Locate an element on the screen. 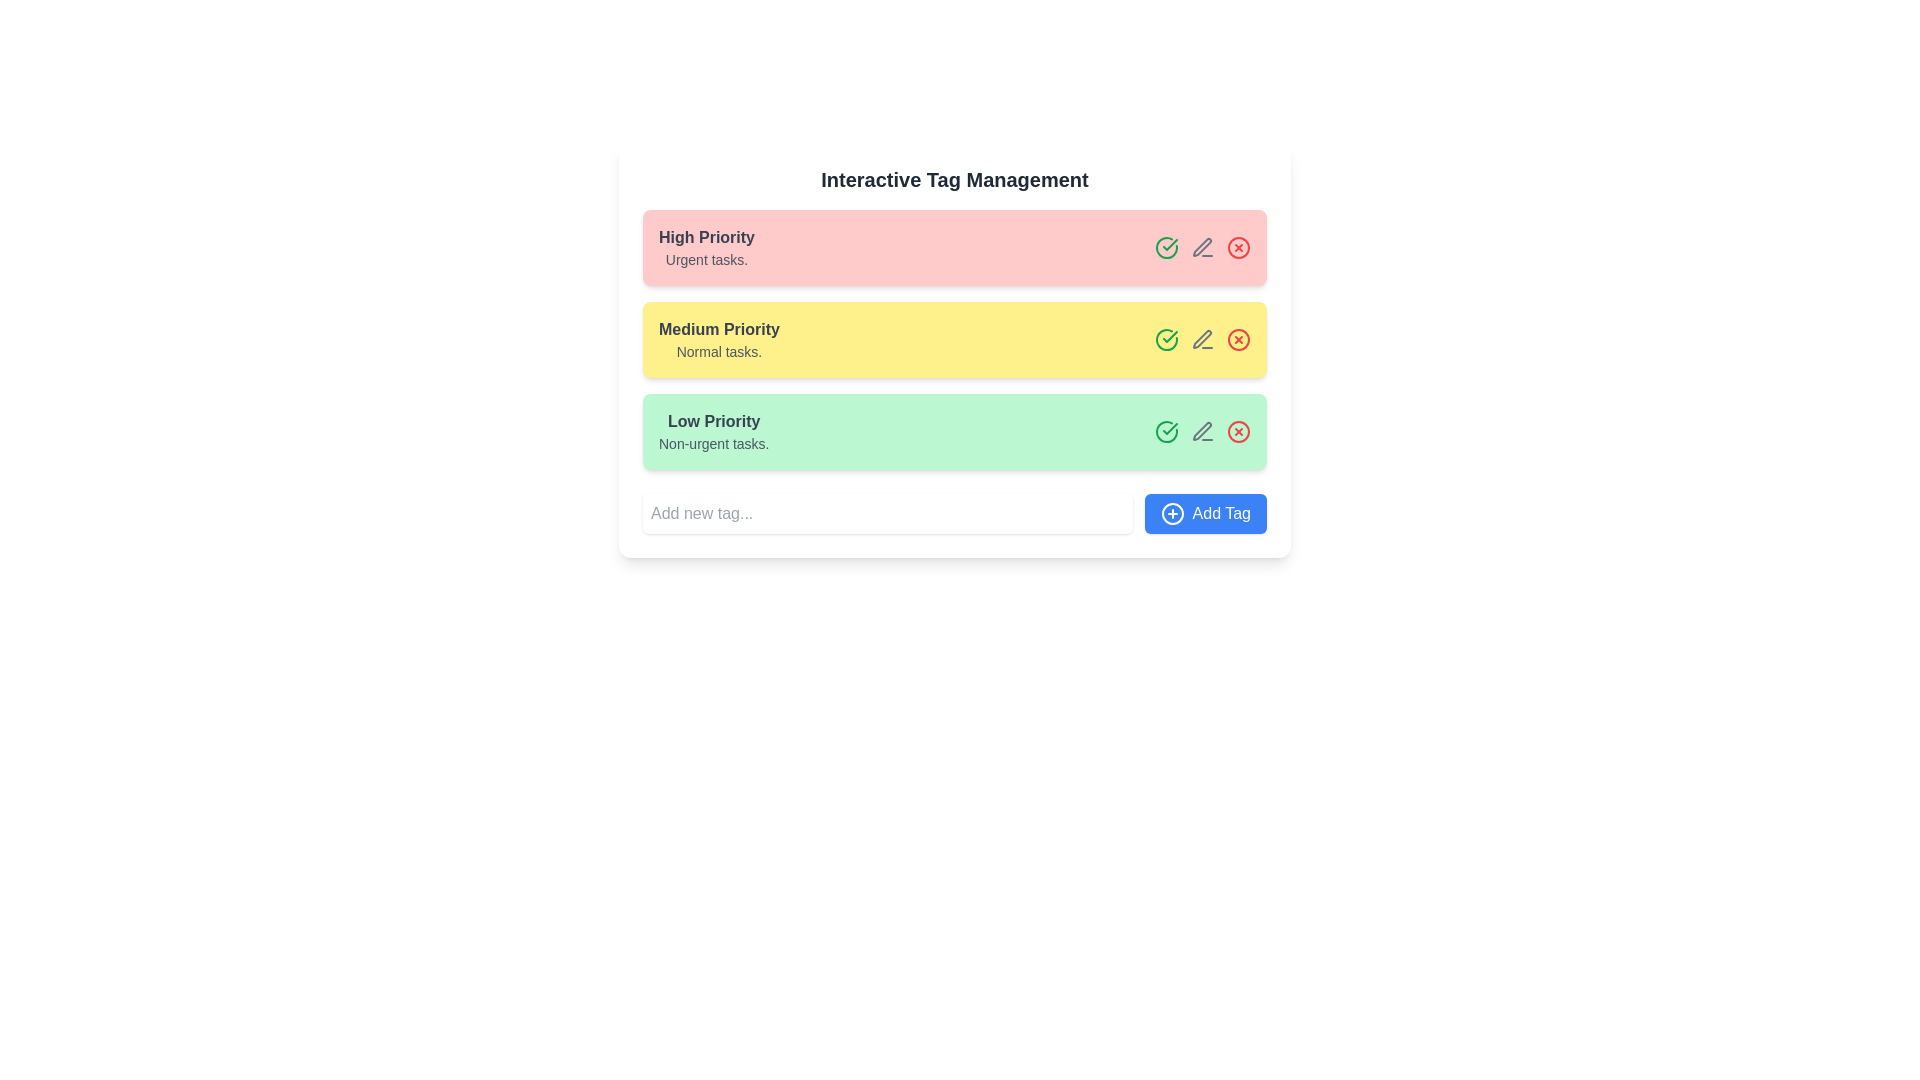 This screenshot has height=1080, width=1920. the informational text label for the 'Low Priority' category, which is located in the green section below the title 'Low Priority' is located at coordinates (714, 442).